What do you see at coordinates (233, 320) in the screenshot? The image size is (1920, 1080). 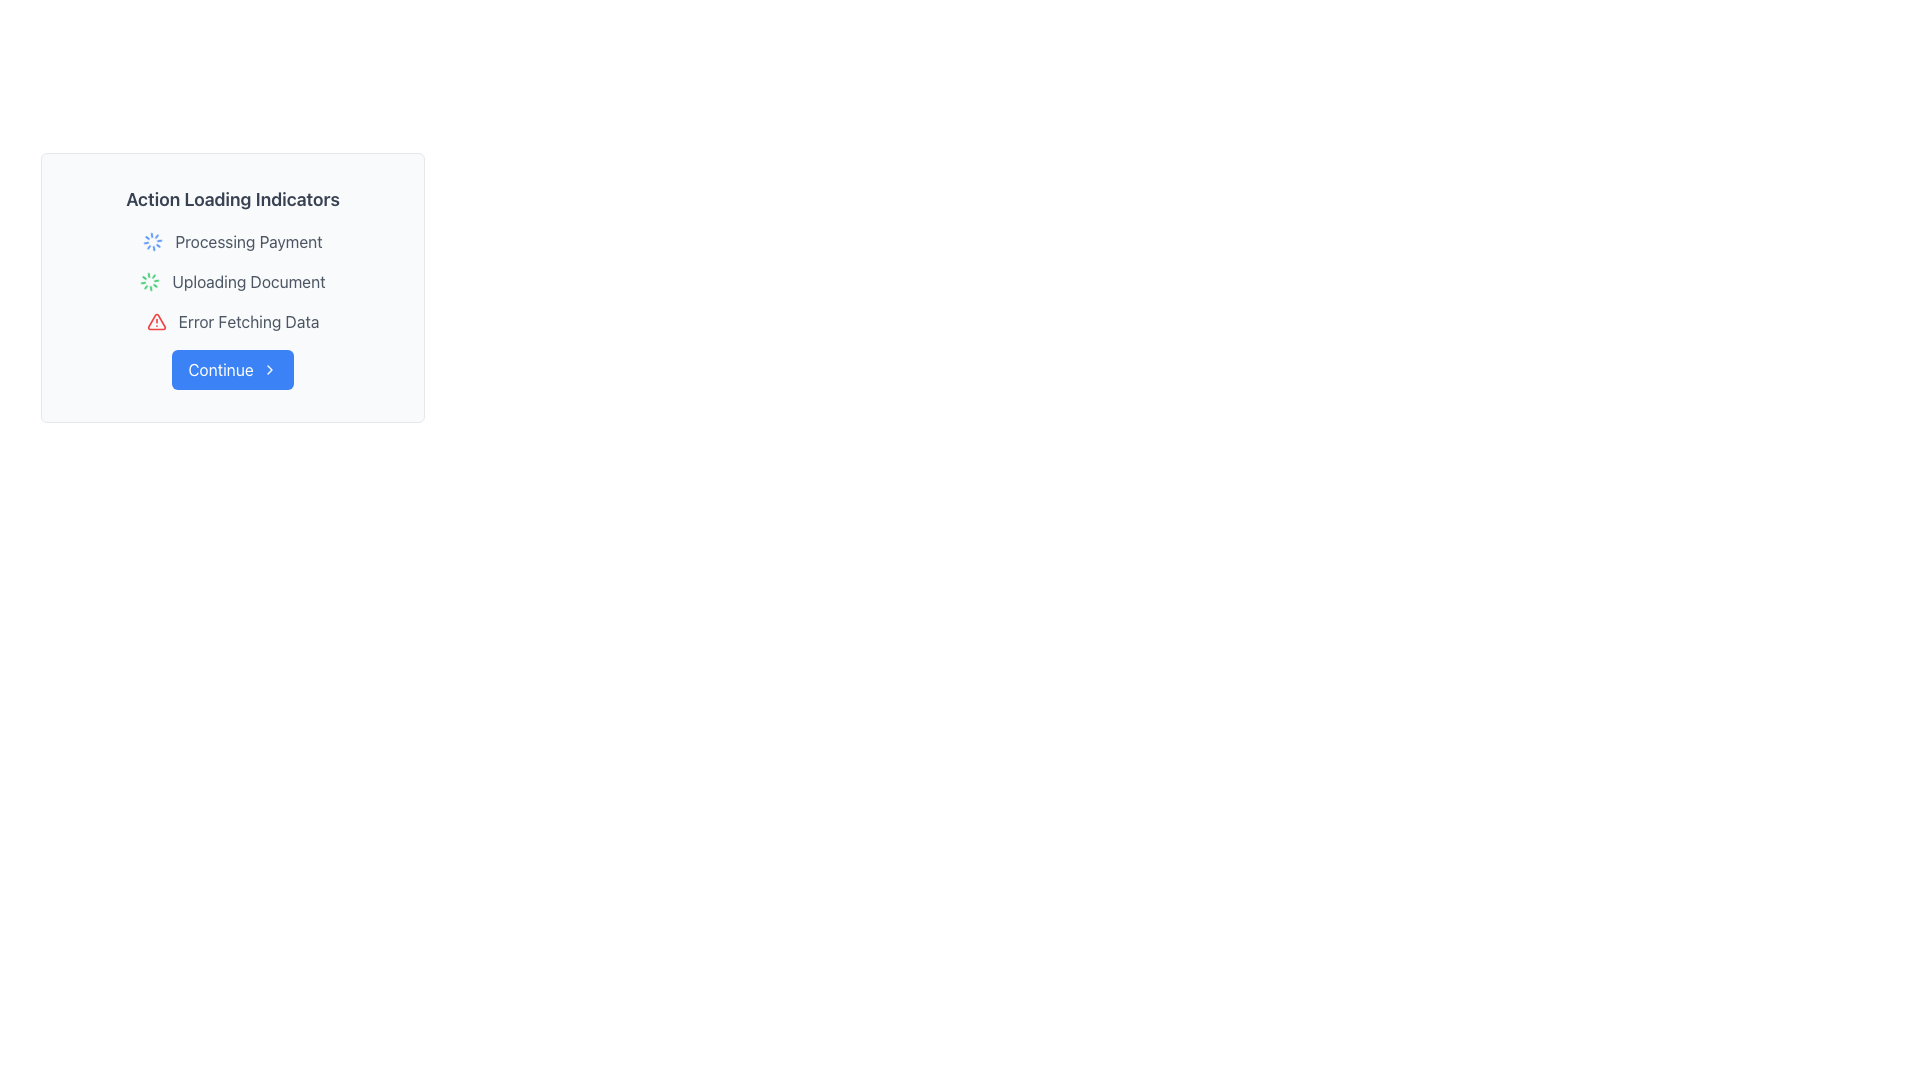 I see `the 'Error Fetching Data' label with the red triangular alert icon, which is the third error item displayed under 'Action Loading Indicators'` at bounding box center [233, 320].